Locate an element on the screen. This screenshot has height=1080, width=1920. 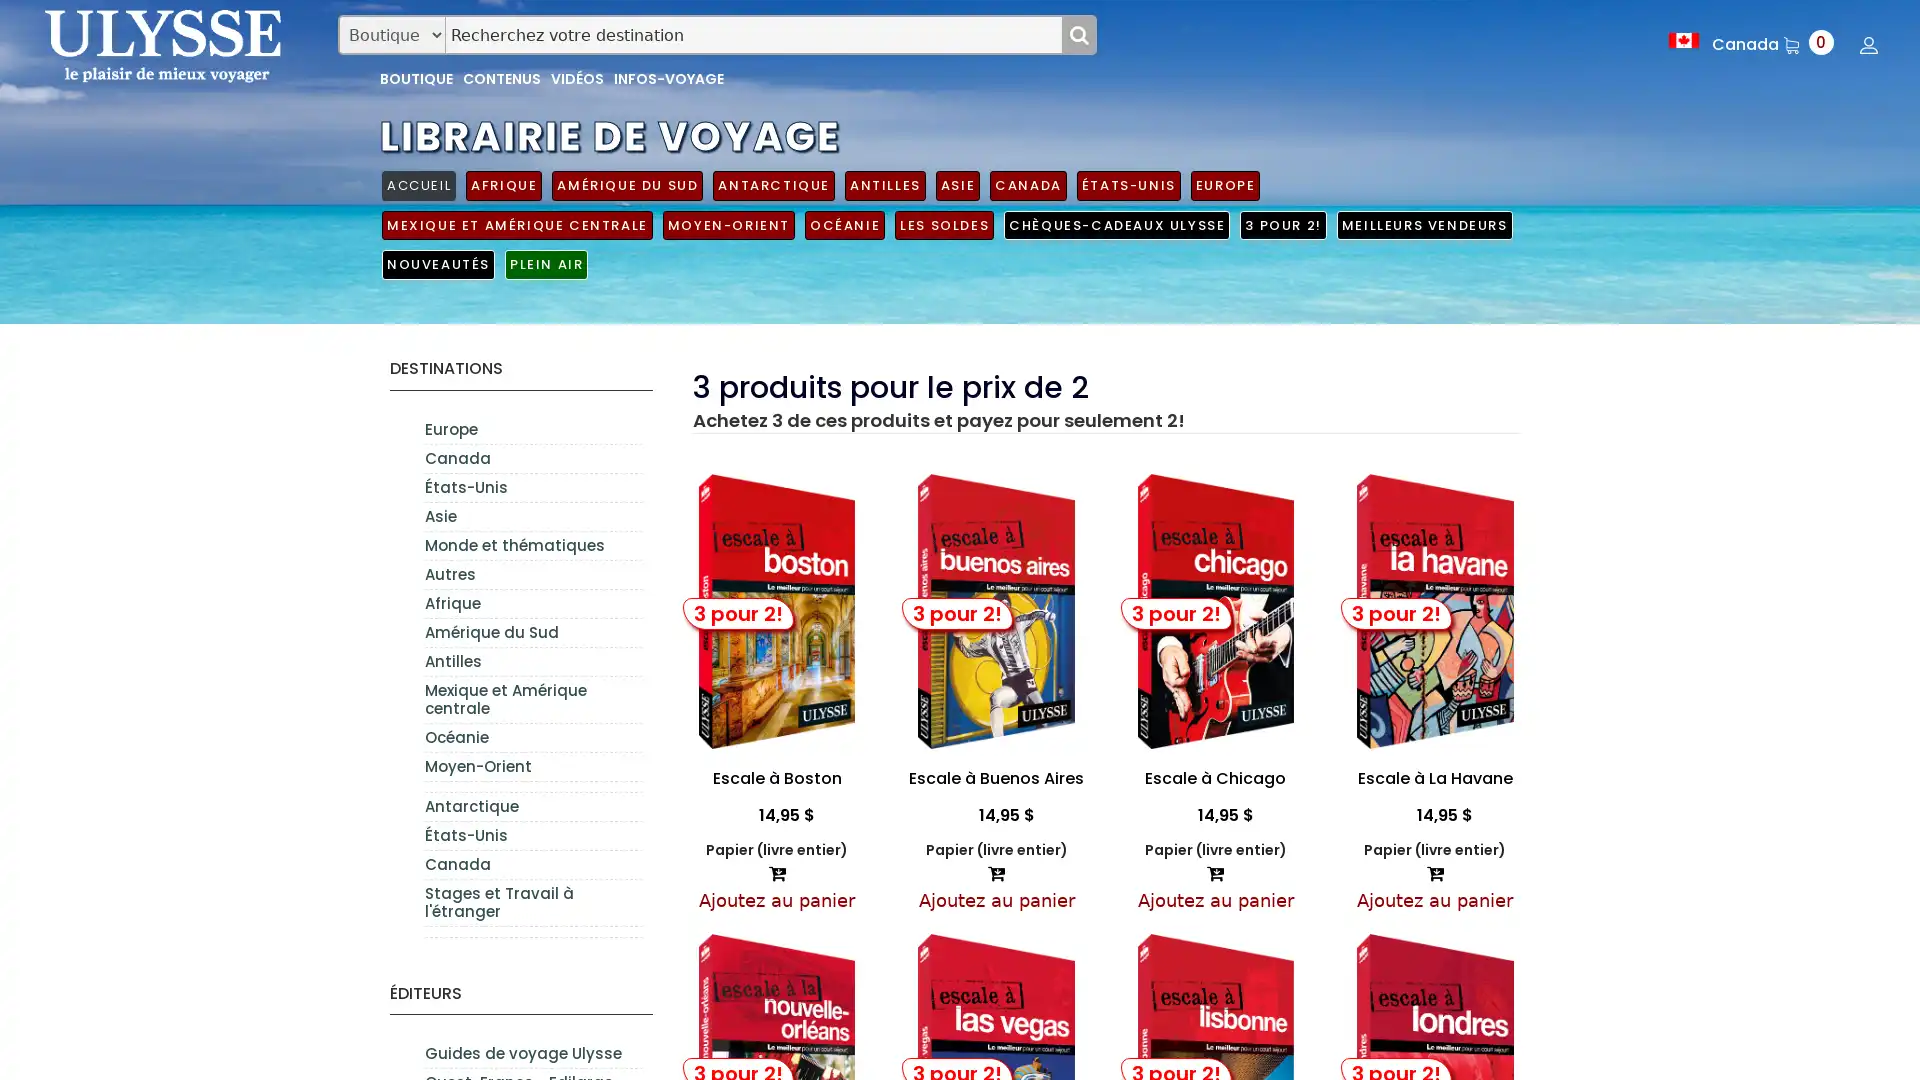
MOYEN-ORIENT is located at coordinates (727, 224).